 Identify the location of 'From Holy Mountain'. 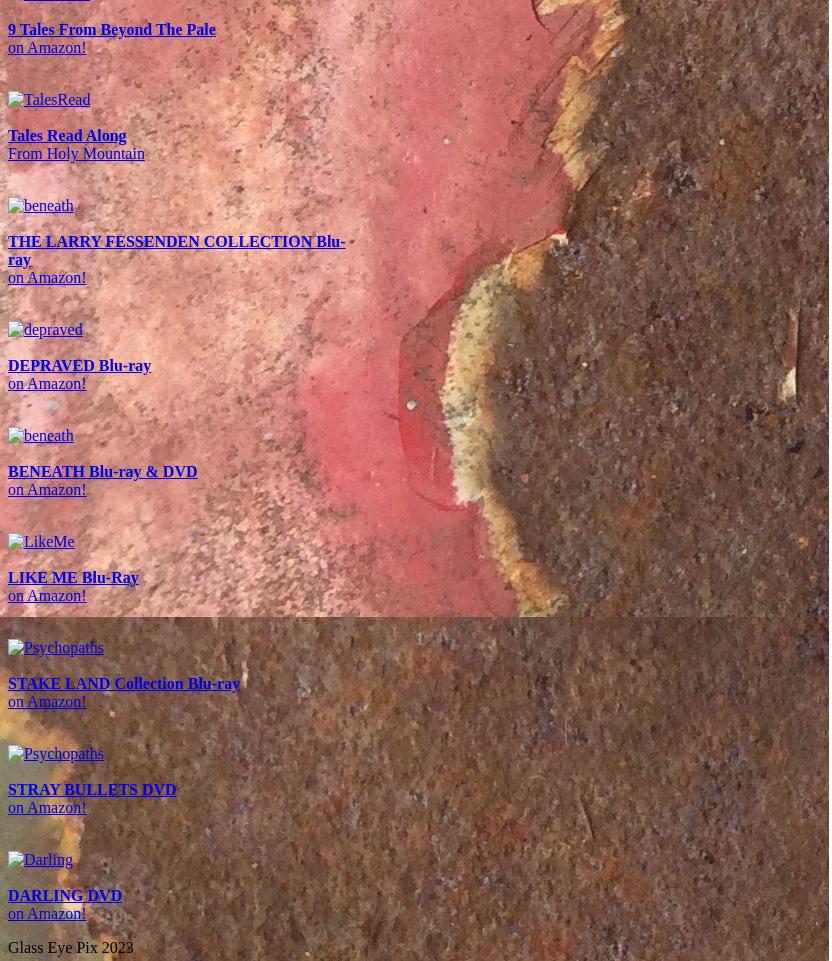
(74, 151).